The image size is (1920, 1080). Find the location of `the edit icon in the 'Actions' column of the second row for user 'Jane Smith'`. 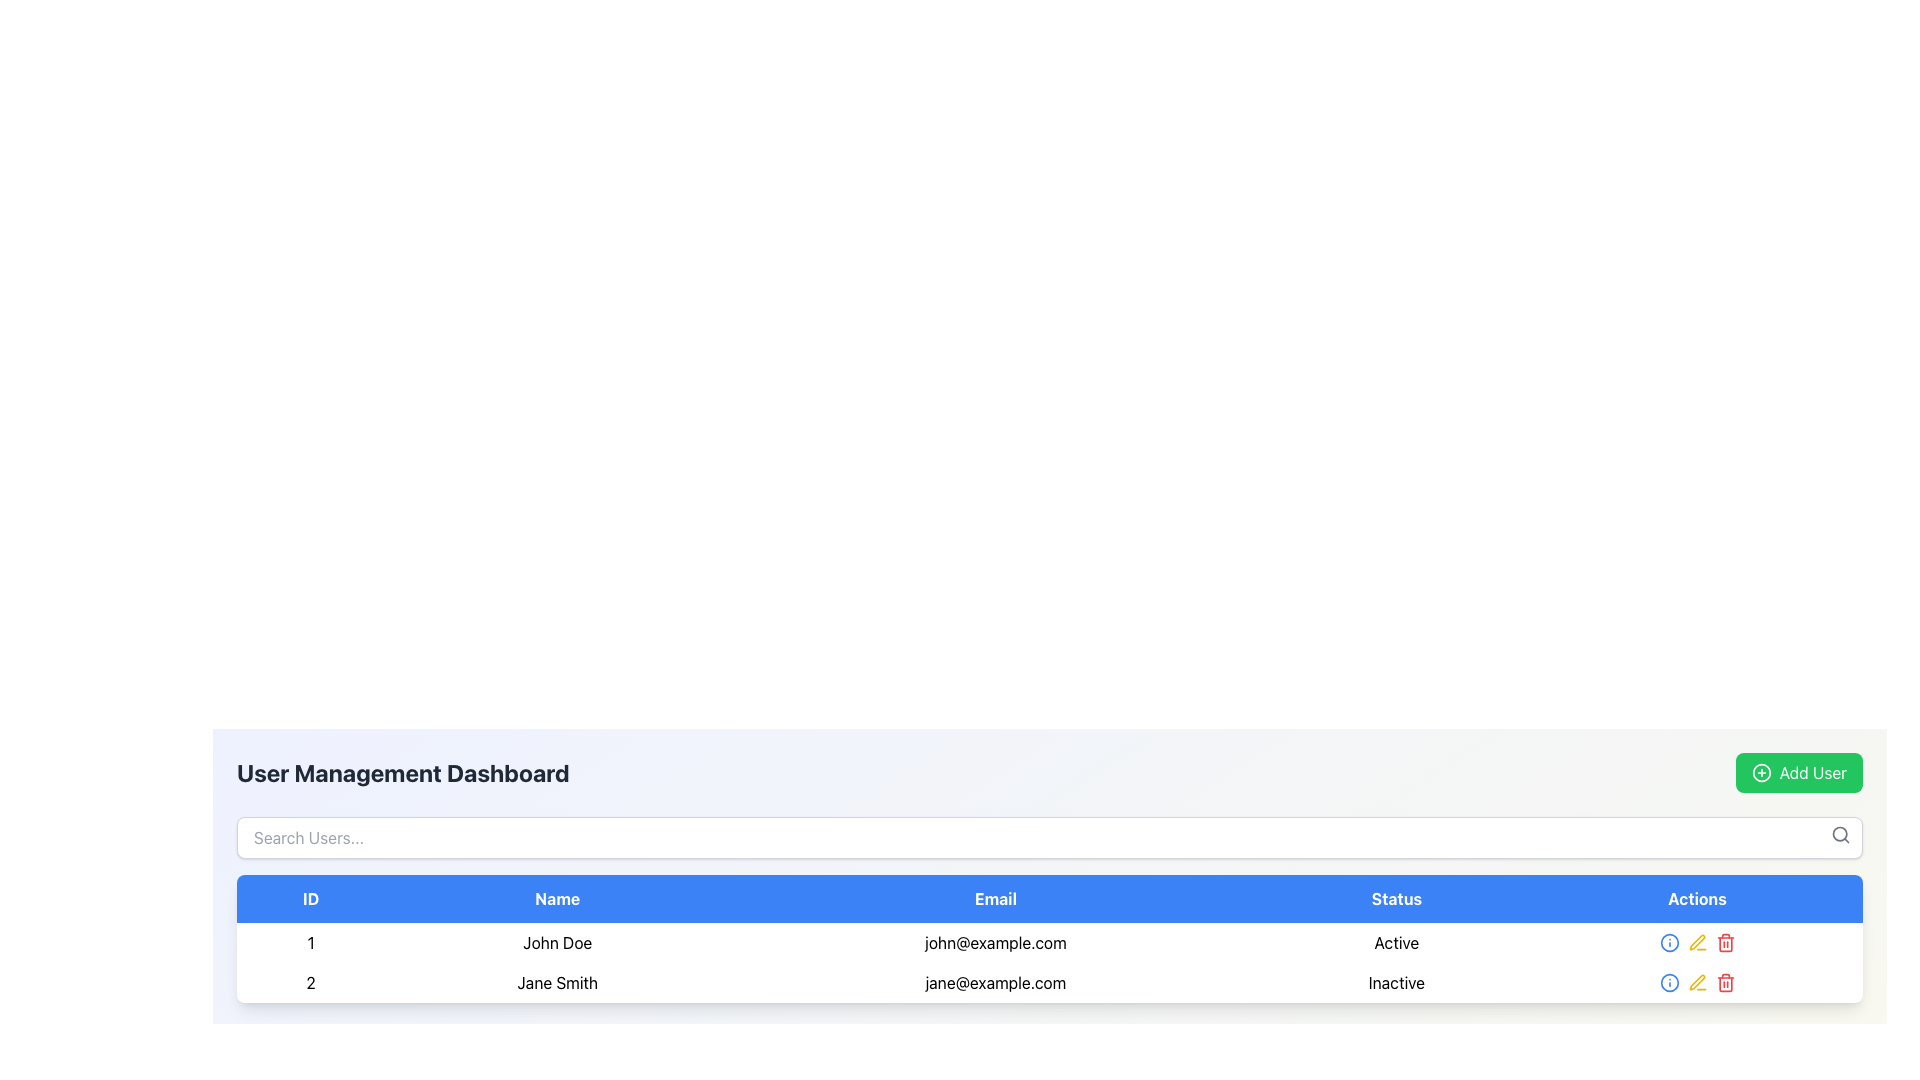

the edit icon in the 'Actions' column of the second row for user 'Jane Smith' is located at coordinates (1696, 982).